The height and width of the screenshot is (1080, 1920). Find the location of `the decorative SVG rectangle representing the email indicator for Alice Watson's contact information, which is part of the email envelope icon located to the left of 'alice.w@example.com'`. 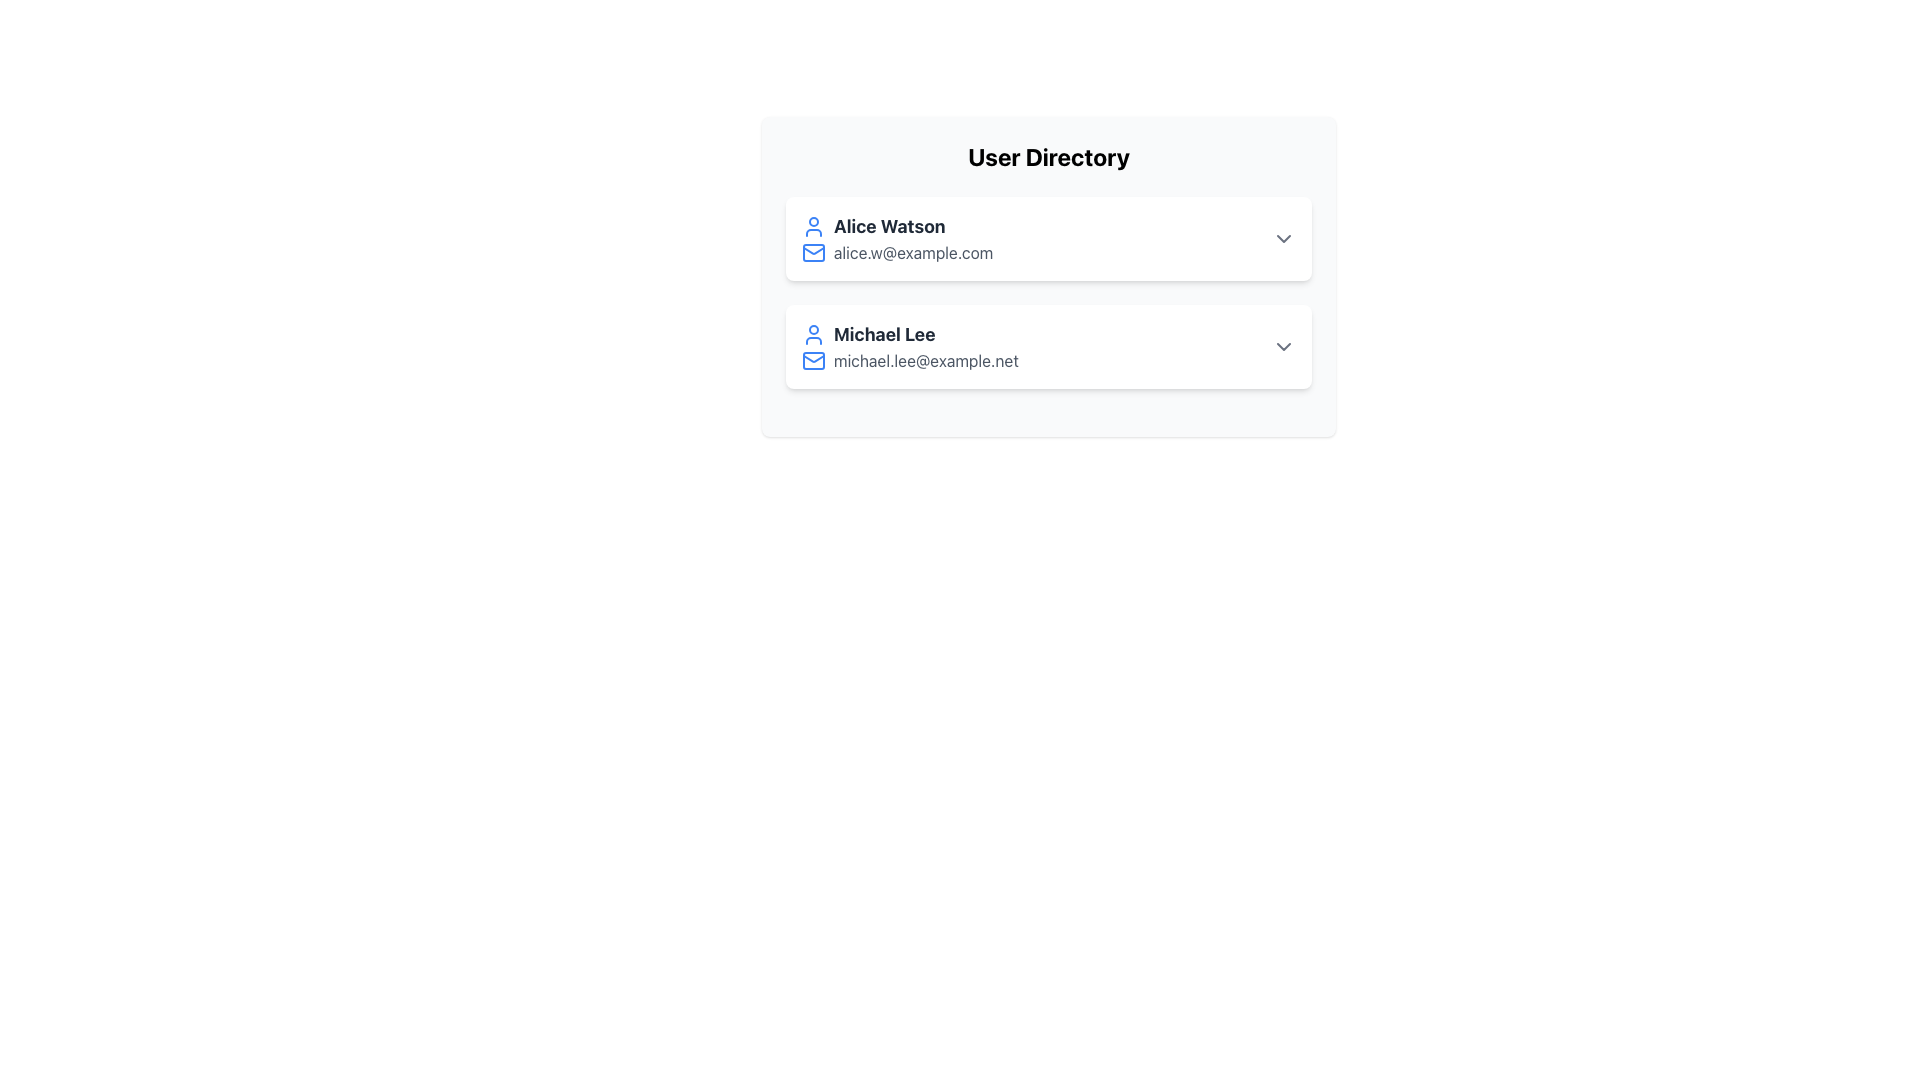

the decorative SVG rectangle representing the email indicator for Alice Watson's contact information, which is part of the email envelope icon located to the left of 'alice.w@example.com' is located at coordinates (814, 252).